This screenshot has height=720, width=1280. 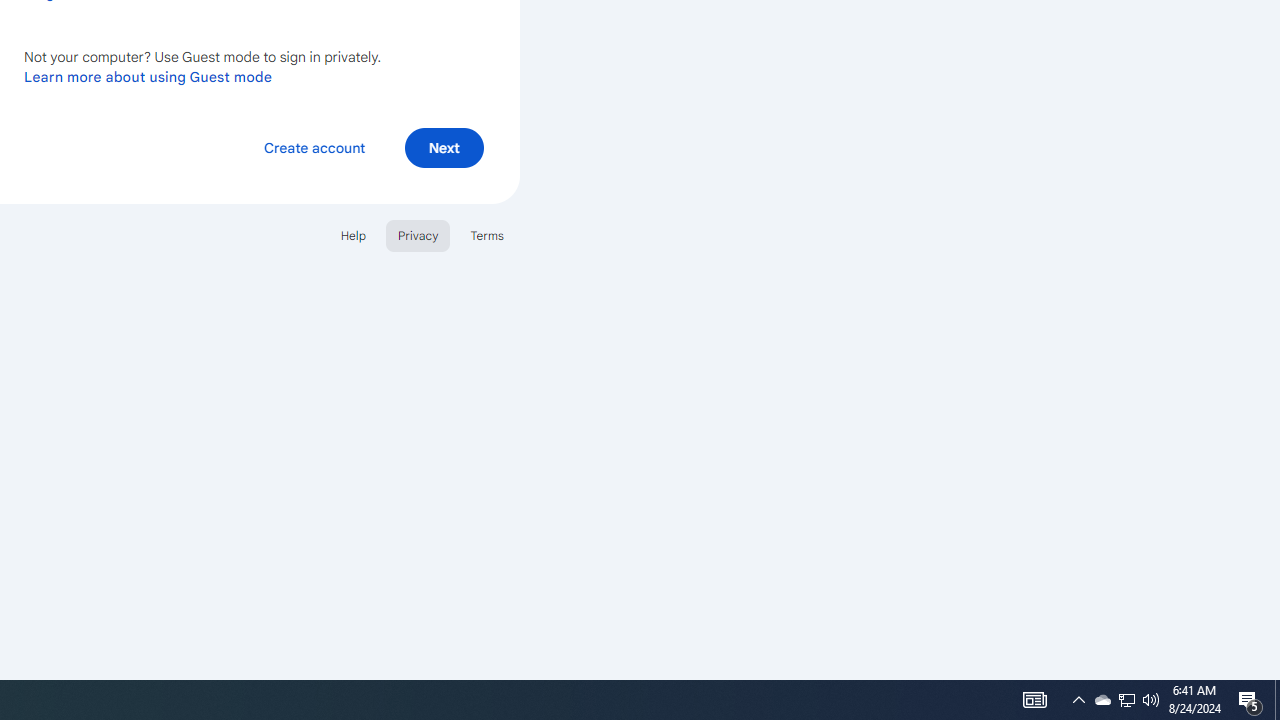 I want to click on 'Create account', so click(x=313, y=146).